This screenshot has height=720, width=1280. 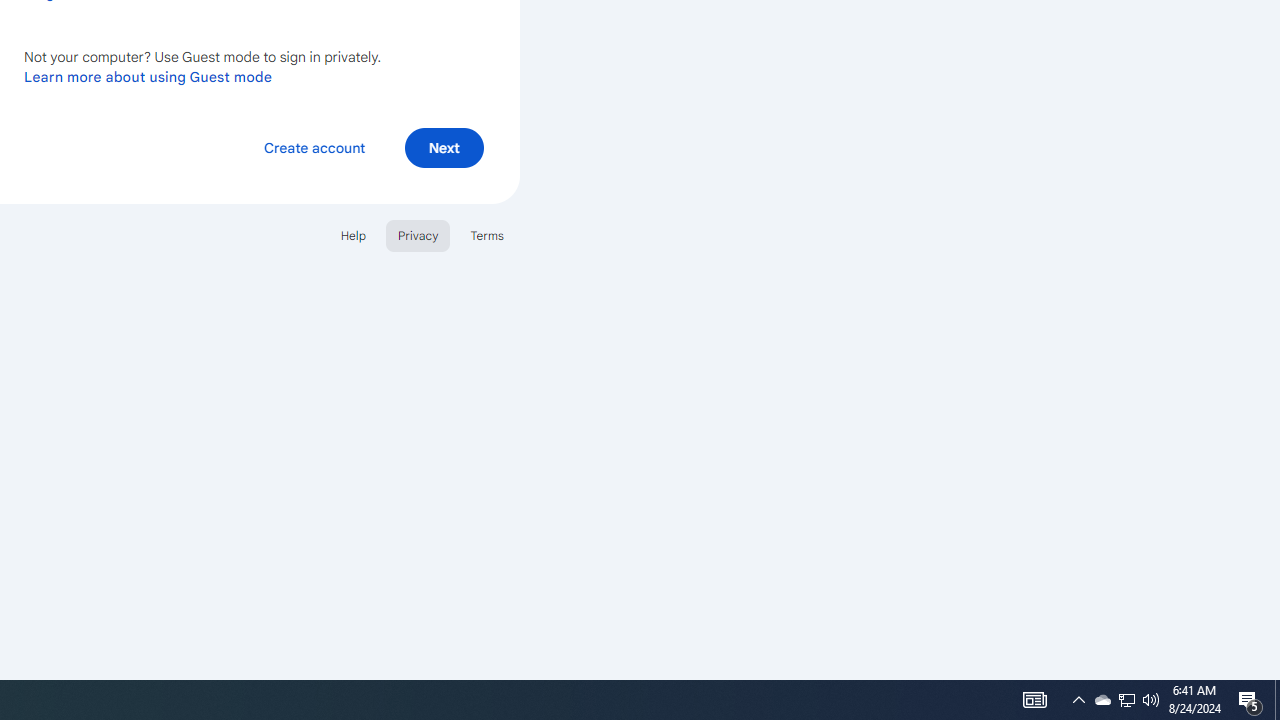 I want to click on 'Create account', so click(x=313, y=146).